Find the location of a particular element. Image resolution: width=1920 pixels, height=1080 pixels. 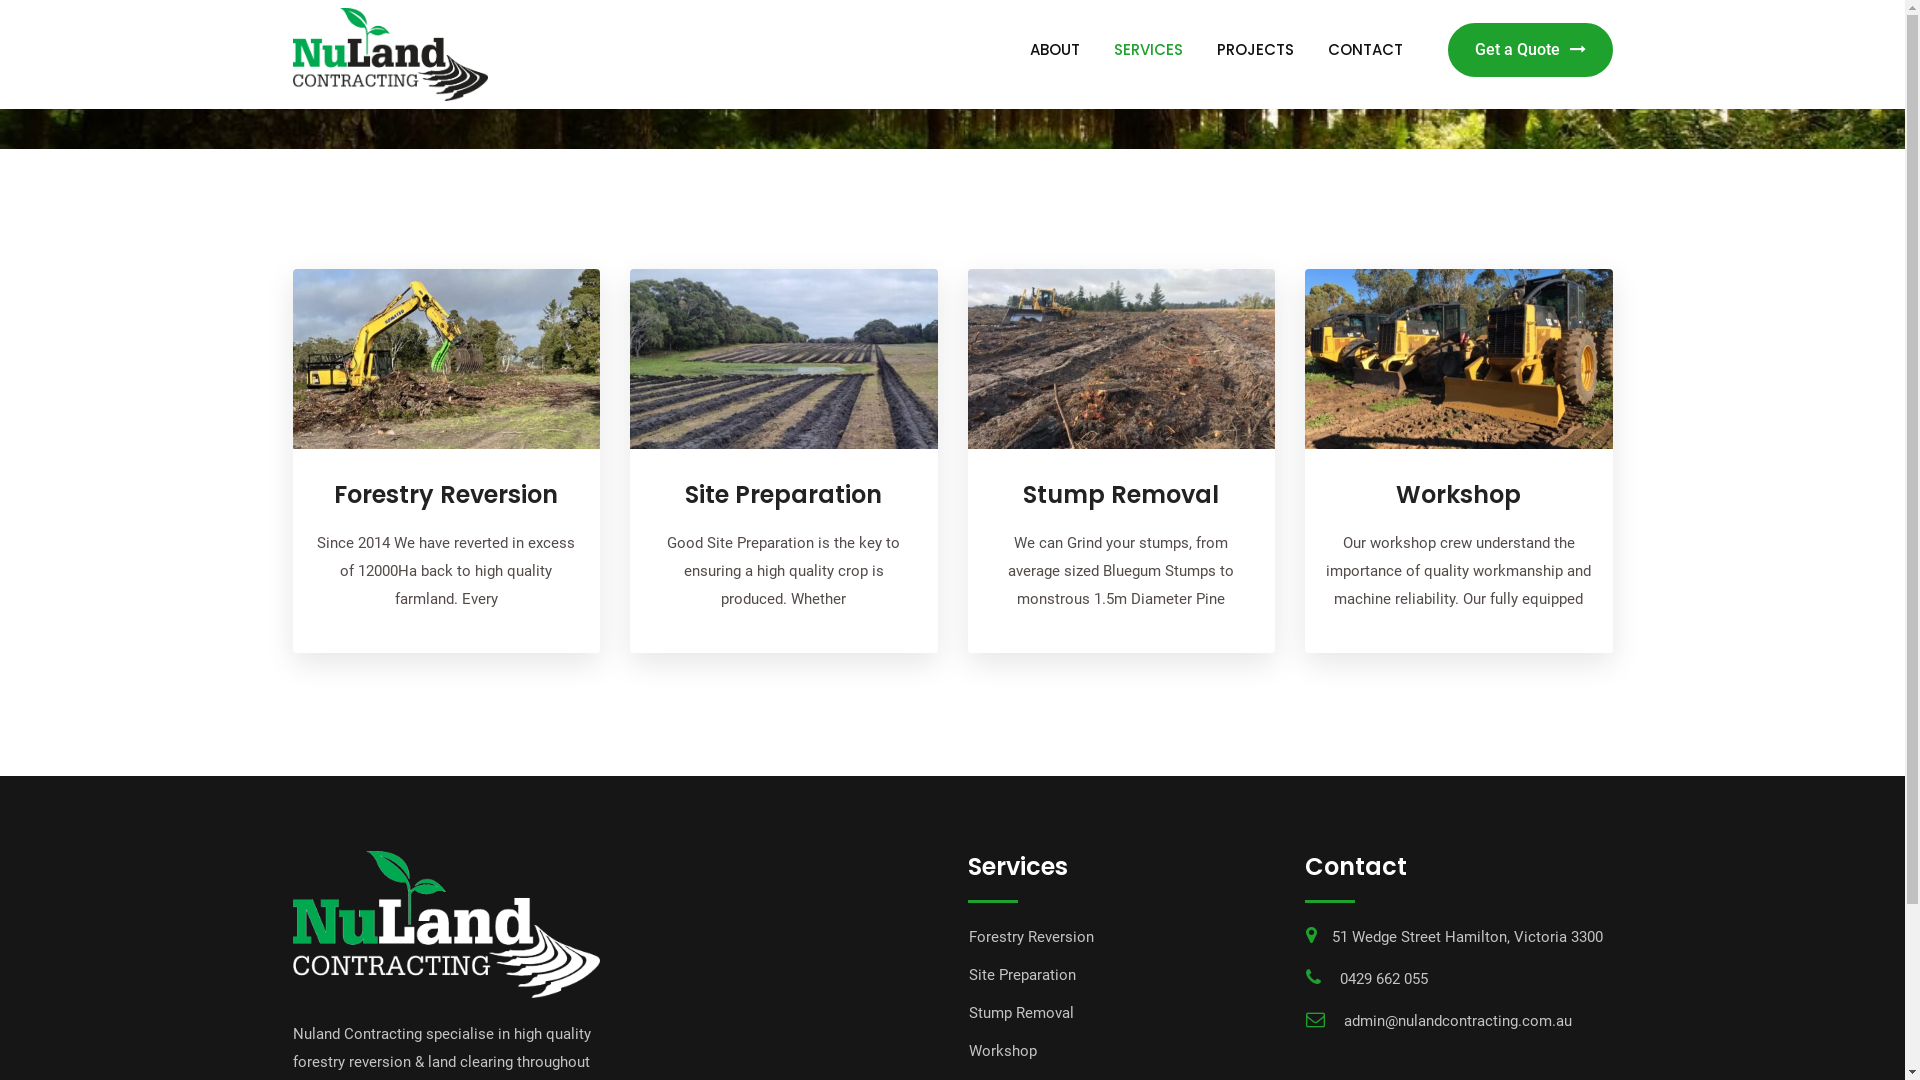

'admin@nulandcontracting.com.au' is located at coordinates (1458, 1021).